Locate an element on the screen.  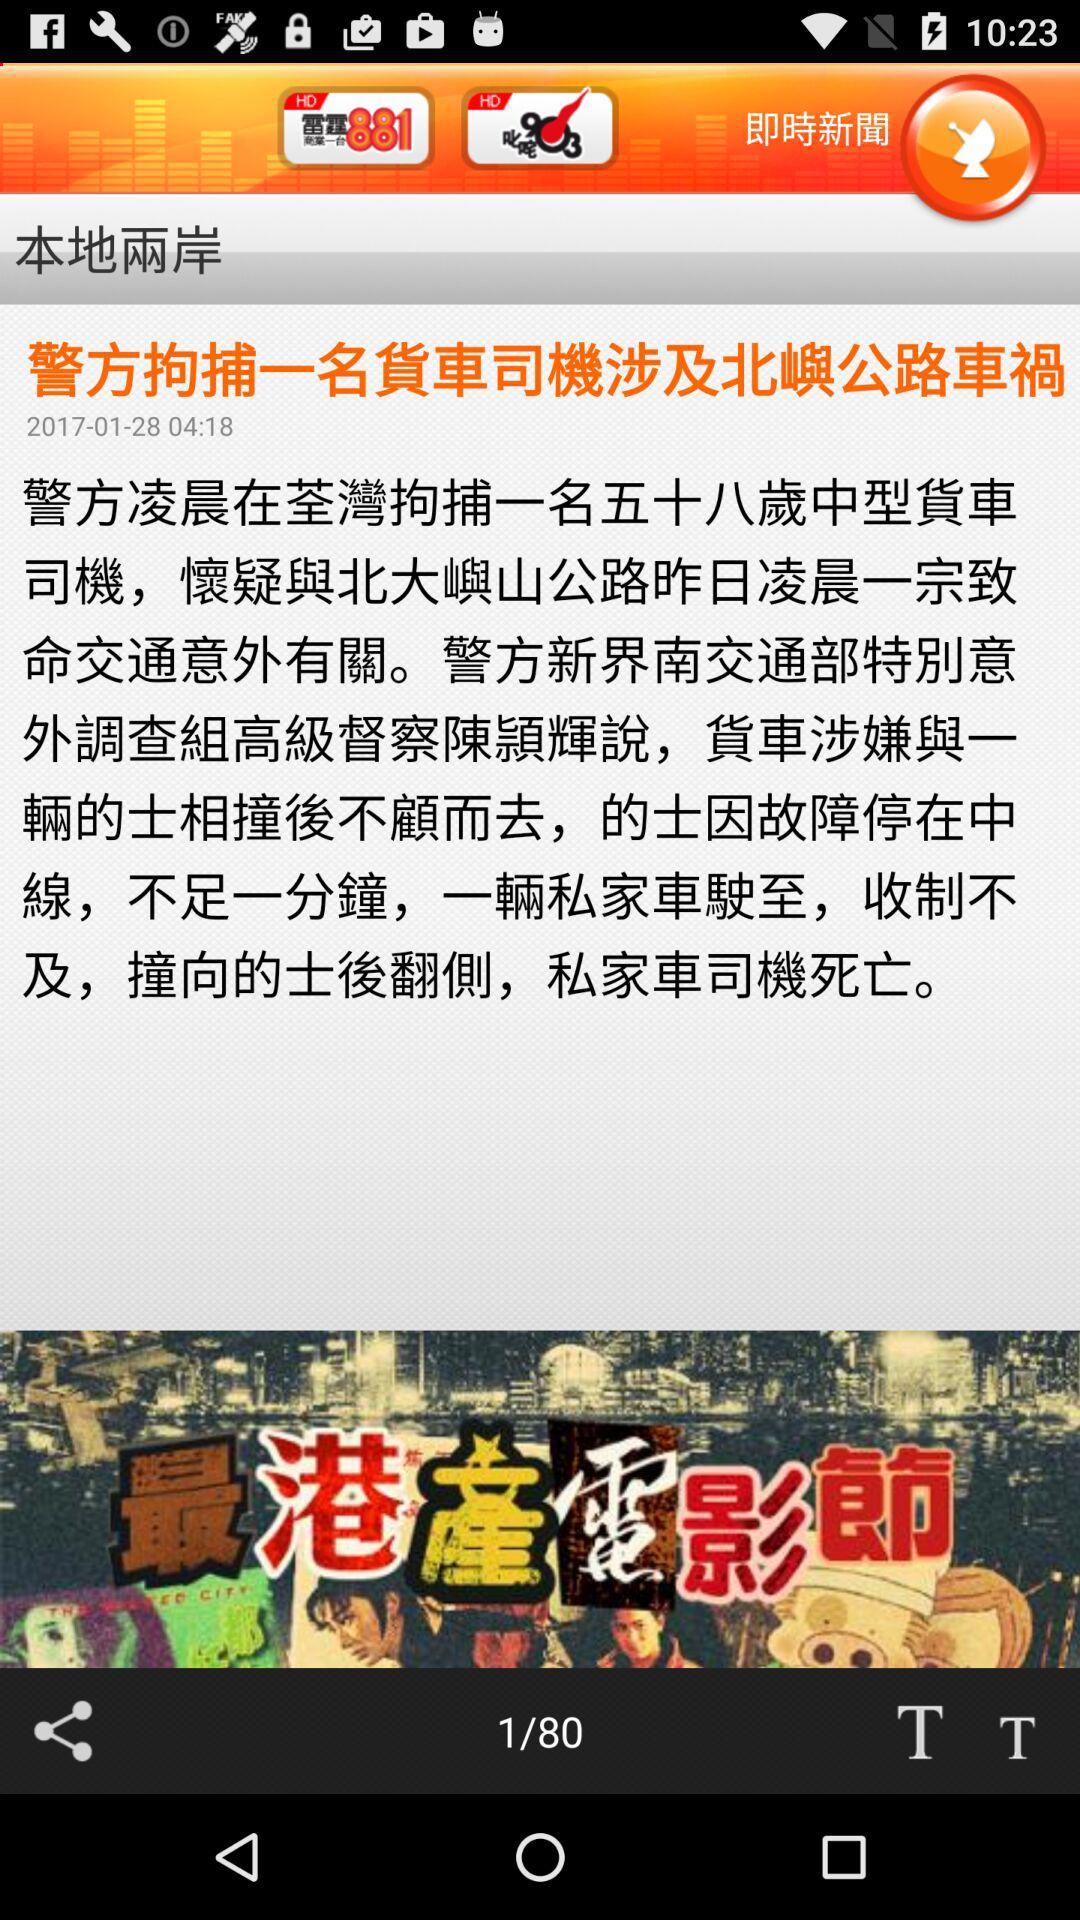
selection is located at coordinates (1017, 1730).